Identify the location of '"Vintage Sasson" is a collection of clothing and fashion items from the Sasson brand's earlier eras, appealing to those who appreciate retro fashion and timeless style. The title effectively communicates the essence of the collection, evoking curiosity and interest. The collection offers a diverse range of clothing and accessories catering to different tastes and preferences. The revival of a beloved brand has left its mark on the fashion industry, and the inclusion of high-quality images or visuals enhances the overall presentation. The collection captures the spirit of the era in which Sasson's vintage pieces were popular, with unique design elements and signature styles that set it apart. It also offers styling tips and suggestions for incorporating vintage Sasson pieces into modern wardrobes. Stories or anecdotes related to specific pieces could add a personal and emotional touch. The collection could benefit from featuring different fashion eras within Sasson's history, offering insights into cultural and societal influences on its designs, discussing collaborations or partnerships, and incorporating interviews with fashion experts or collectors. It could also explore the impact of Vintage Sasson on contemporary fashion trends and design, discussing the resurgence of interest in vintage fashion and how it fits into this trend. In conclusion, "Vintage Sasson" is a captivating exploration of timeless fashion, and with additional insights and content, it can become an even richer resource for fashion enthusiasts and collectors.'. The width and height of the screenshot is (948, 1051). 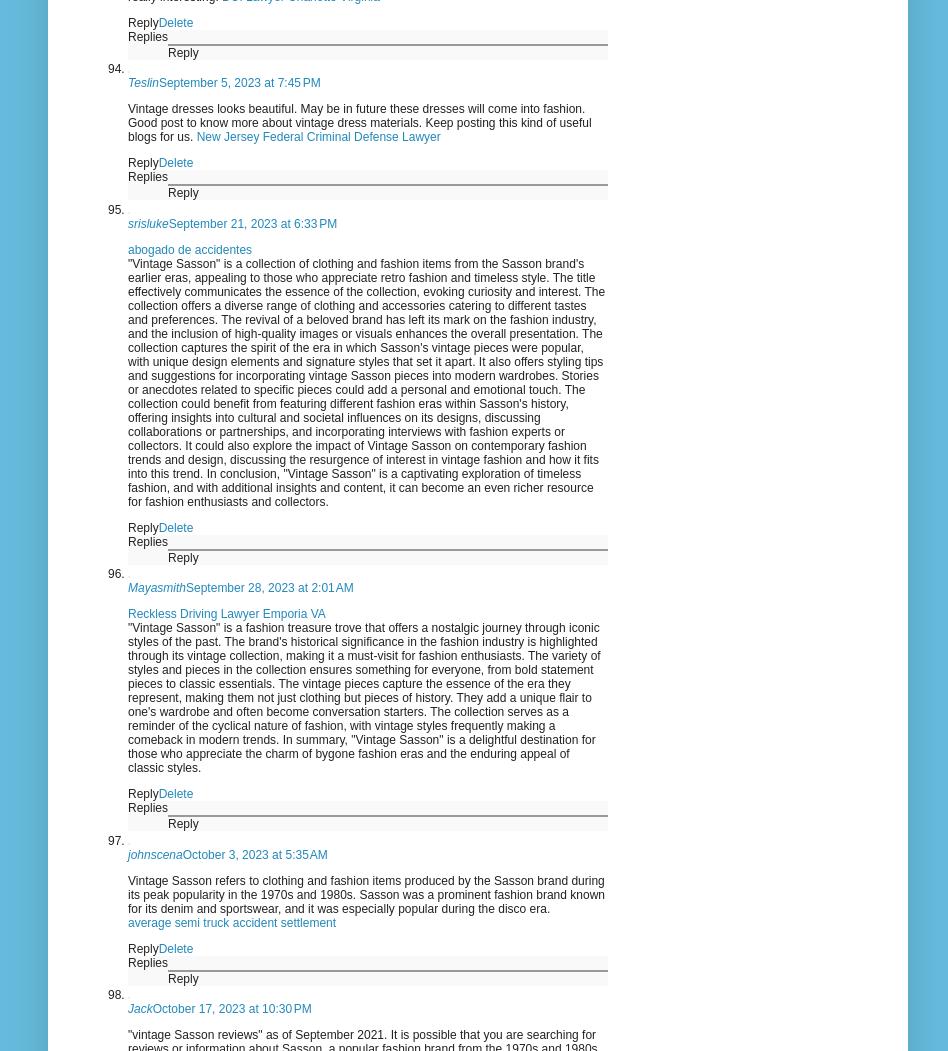
(365, 381).